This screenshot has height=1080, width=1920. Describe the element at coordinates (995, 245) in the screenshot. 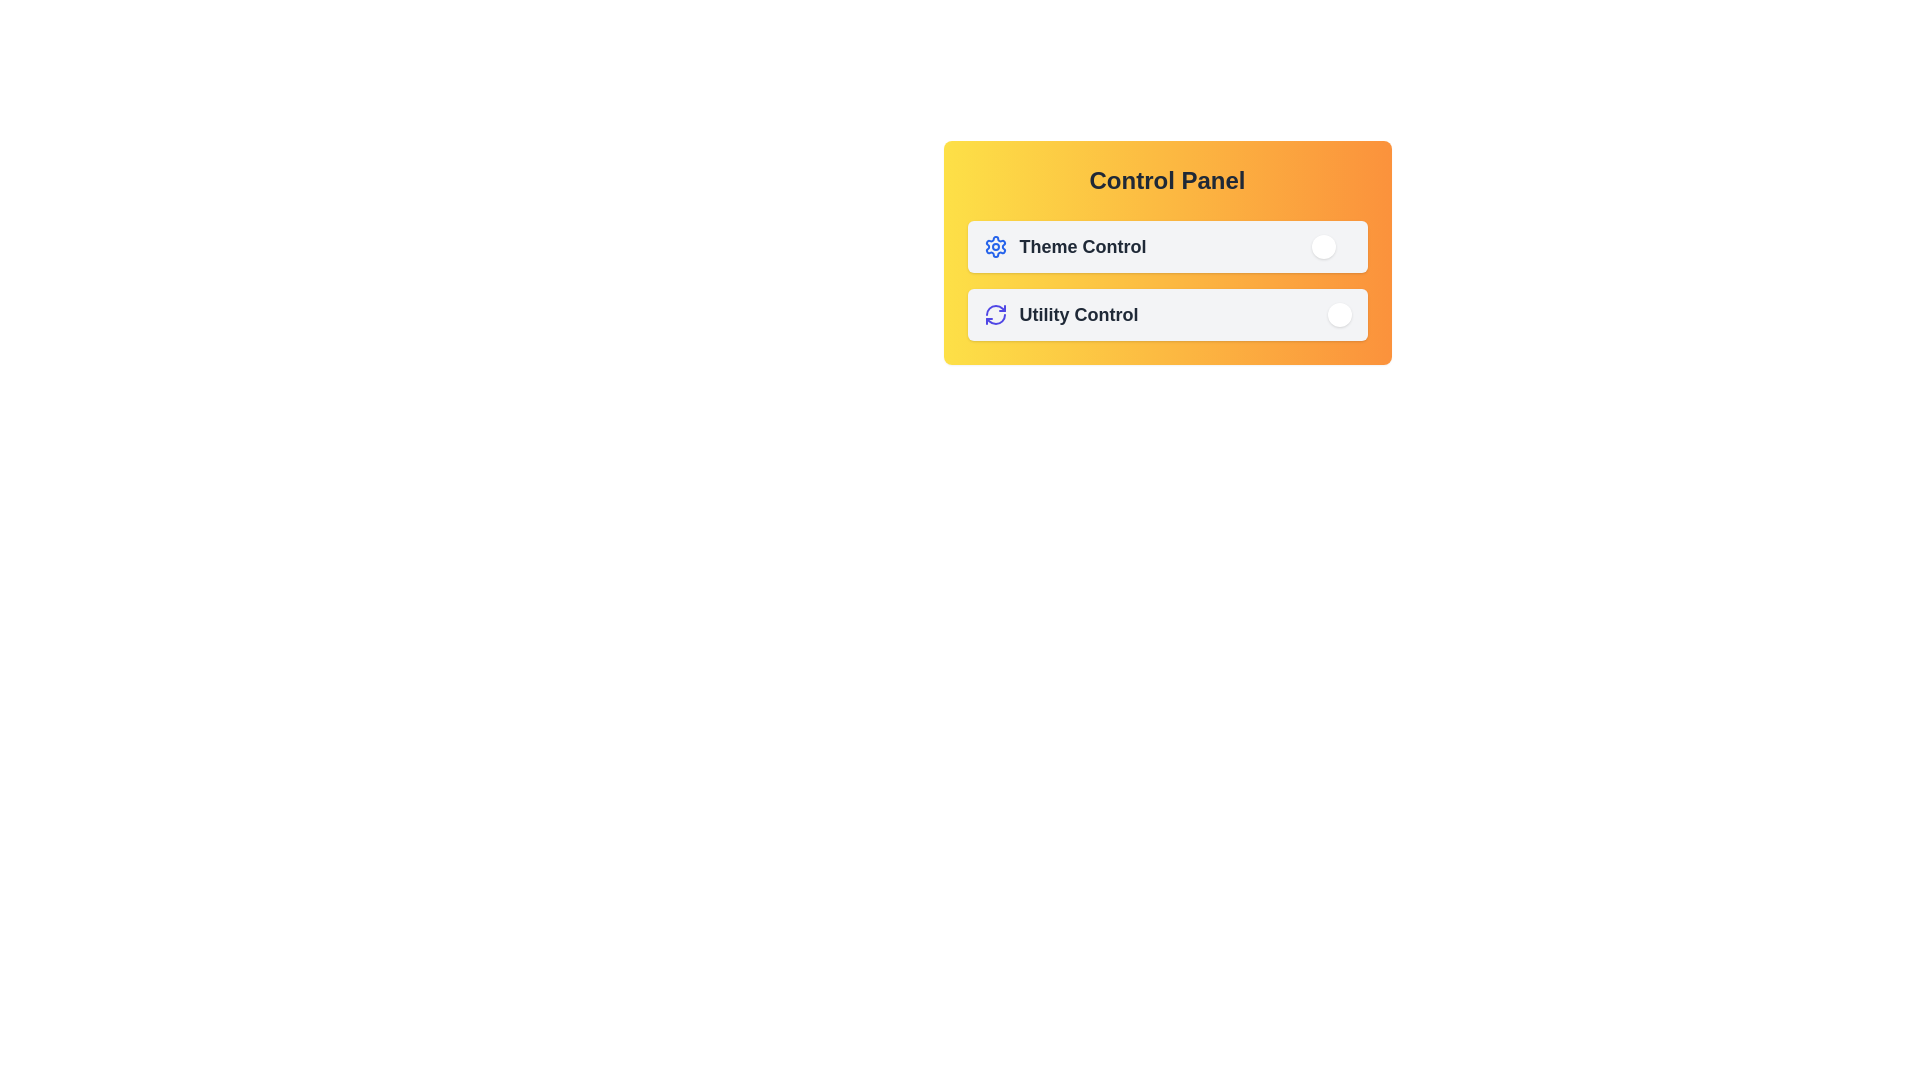

I see `the gear-shaped icon with a blue outline located in the first row of icons to the left of the 'Theme Control' label` at that location.